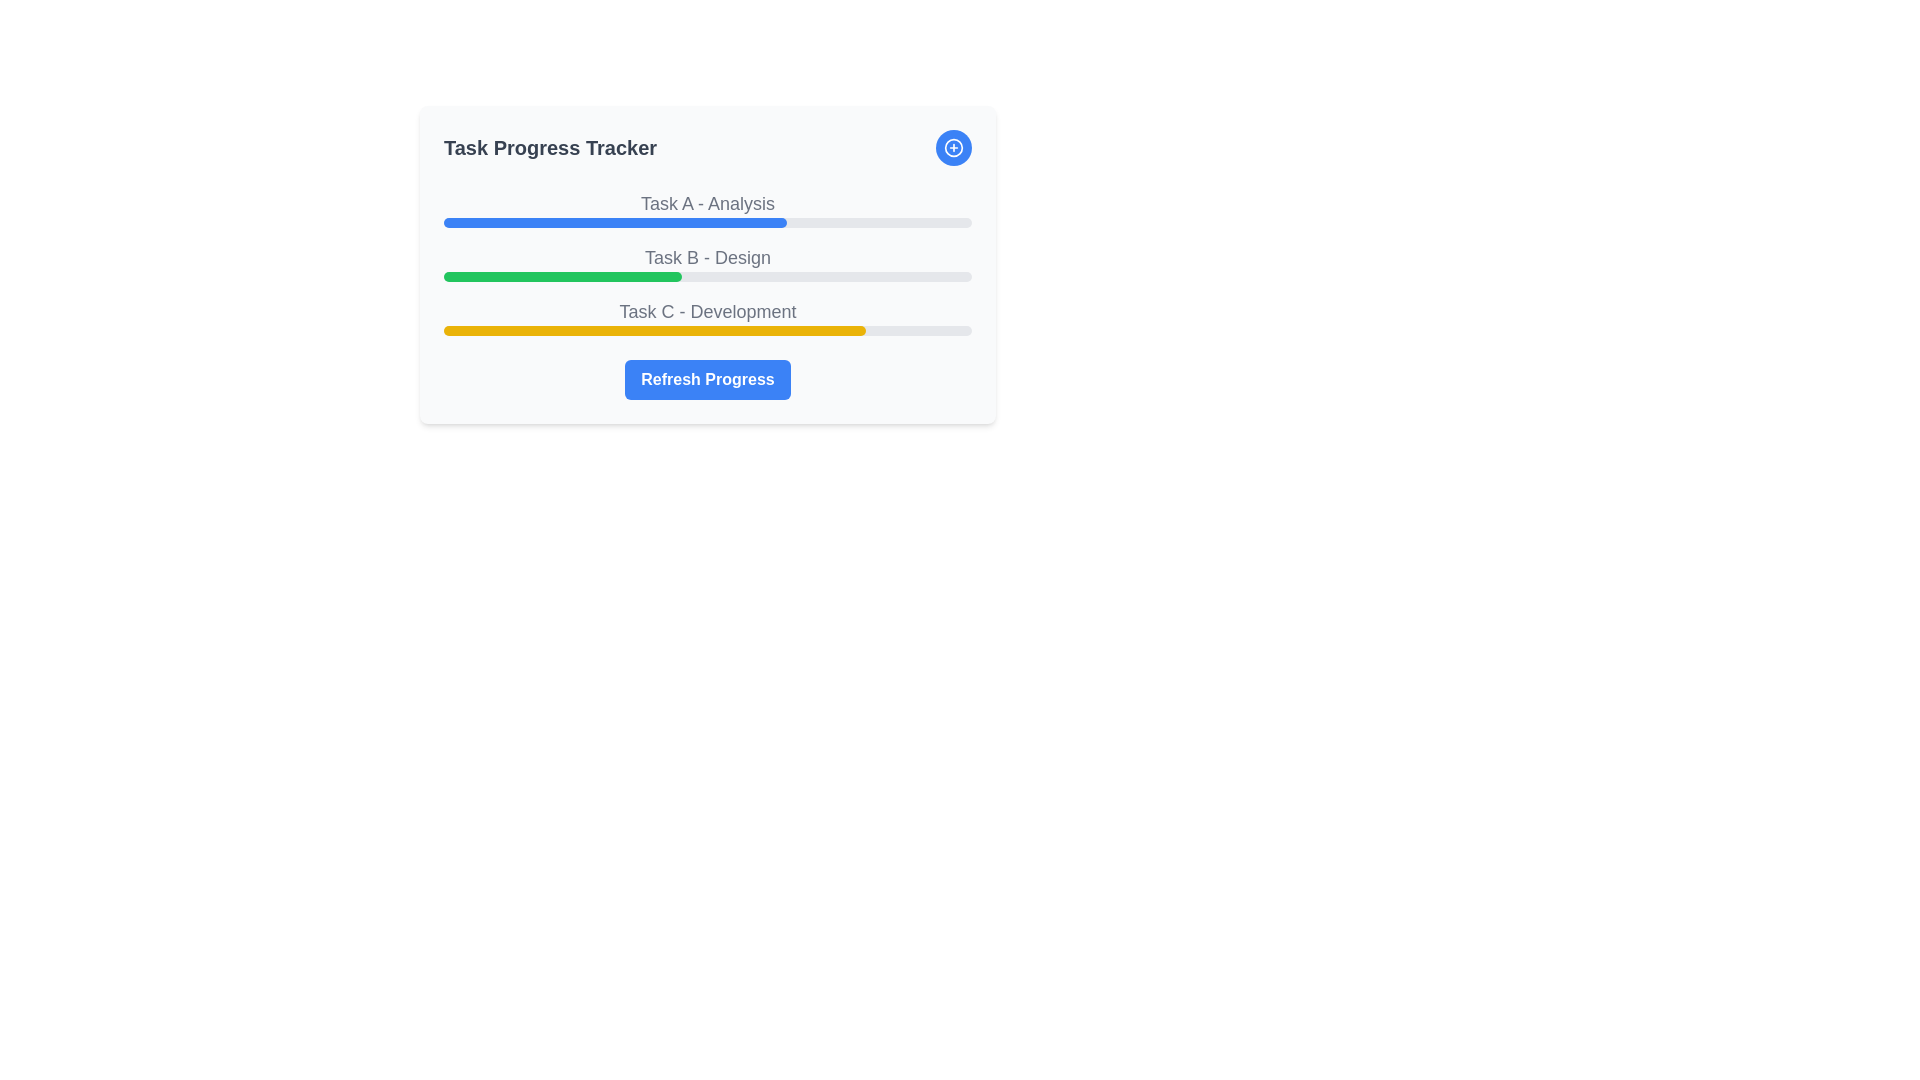  What do you see at coordinates (708, 204) in the screenshot?
I see `the static text label reading 'Task A - Analysis' located at the top of the task progress tracker interface, which is centered above a blue progress bar` at bounding box center [708, 204].